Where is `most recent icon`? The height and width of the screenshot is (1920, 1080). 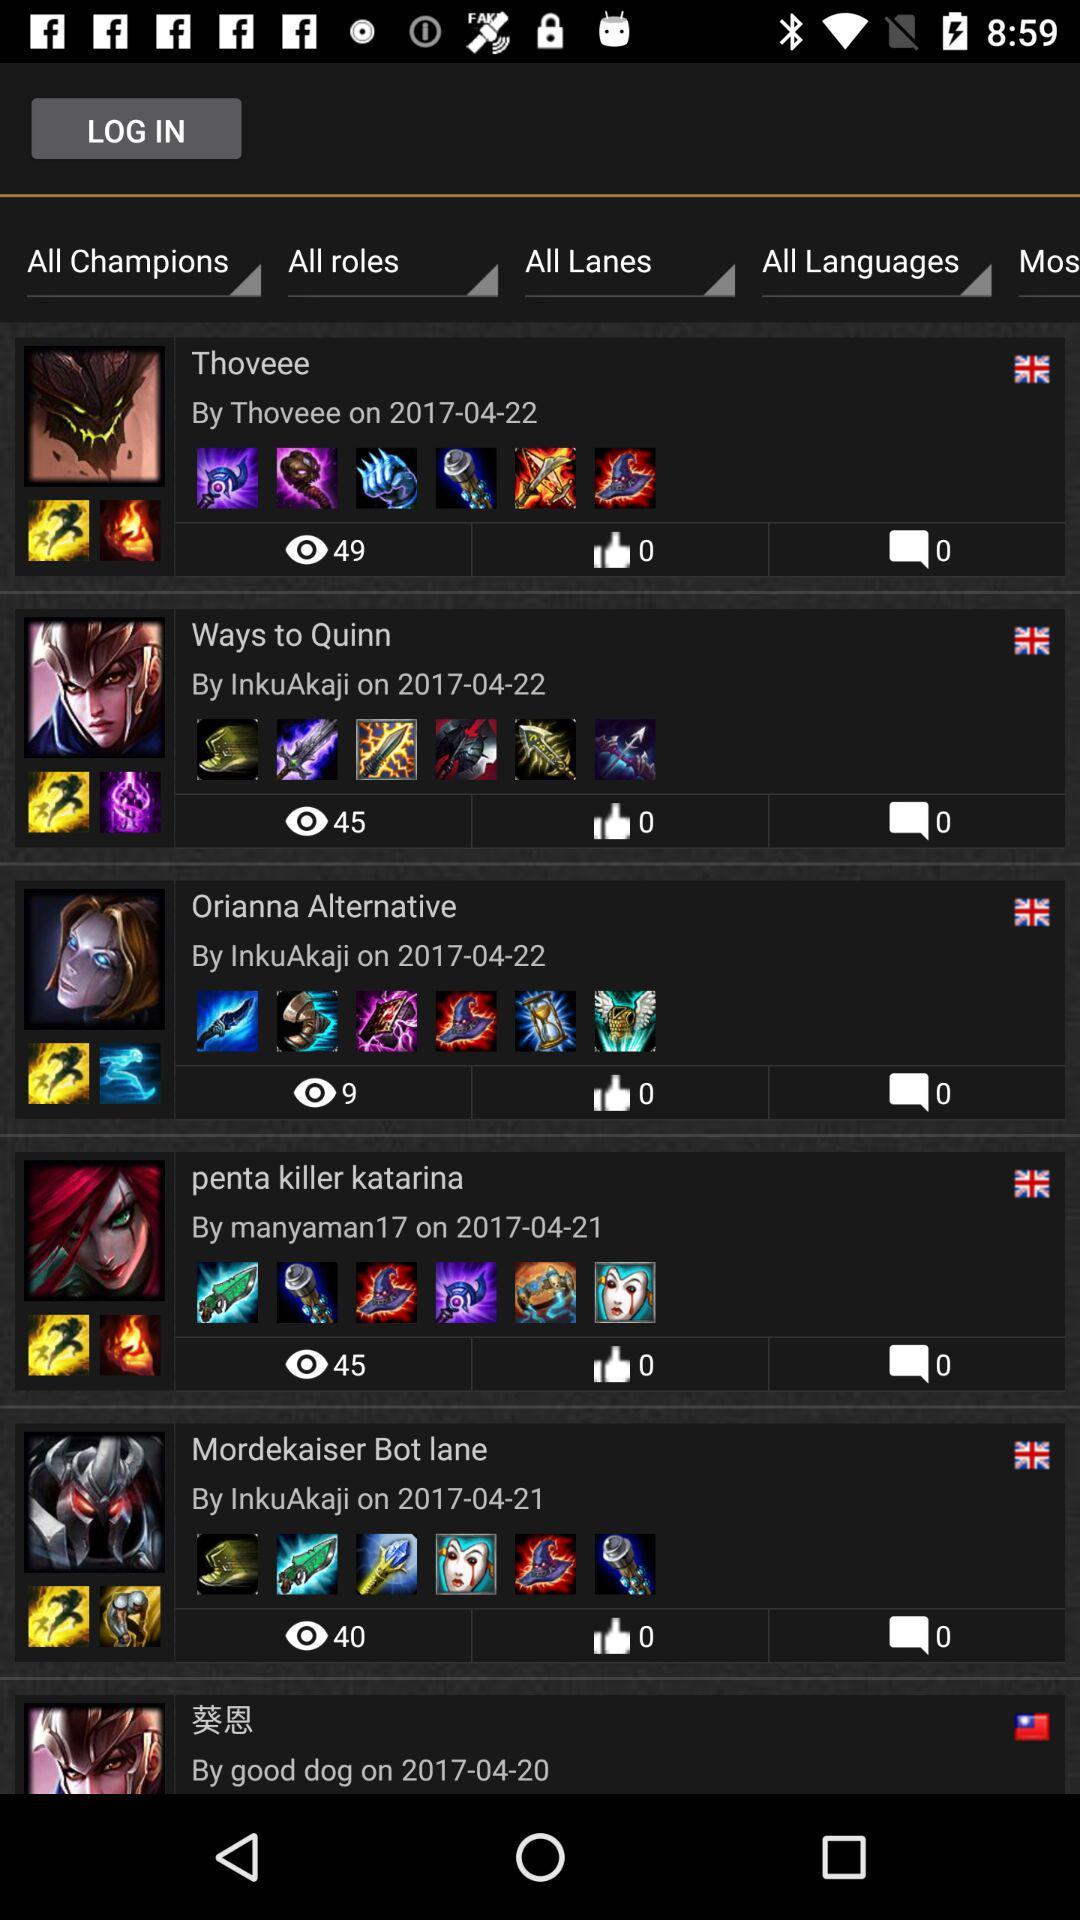 most recent icon is located at coordinates (1043, 260).